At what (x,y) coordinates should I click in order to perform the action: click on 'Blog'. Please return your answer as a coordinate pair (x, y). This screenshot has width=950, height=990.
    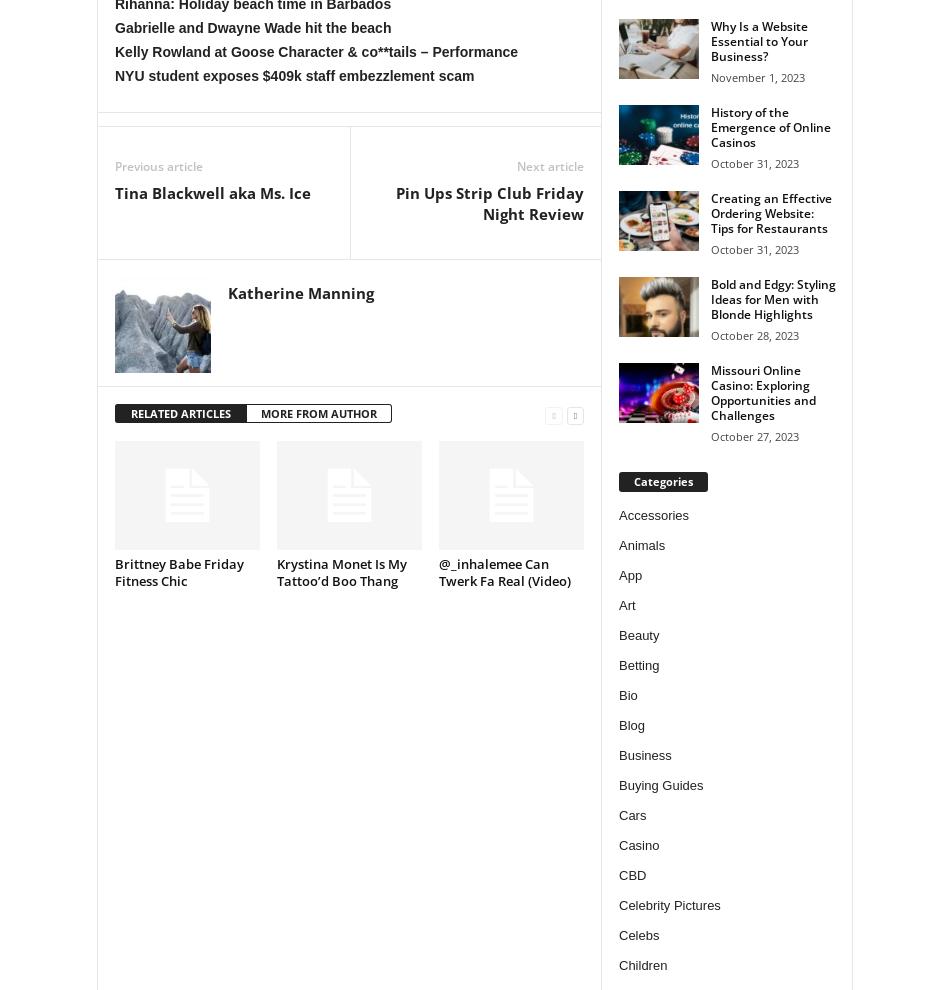
    Looking at the image, I should click on (632, 723).